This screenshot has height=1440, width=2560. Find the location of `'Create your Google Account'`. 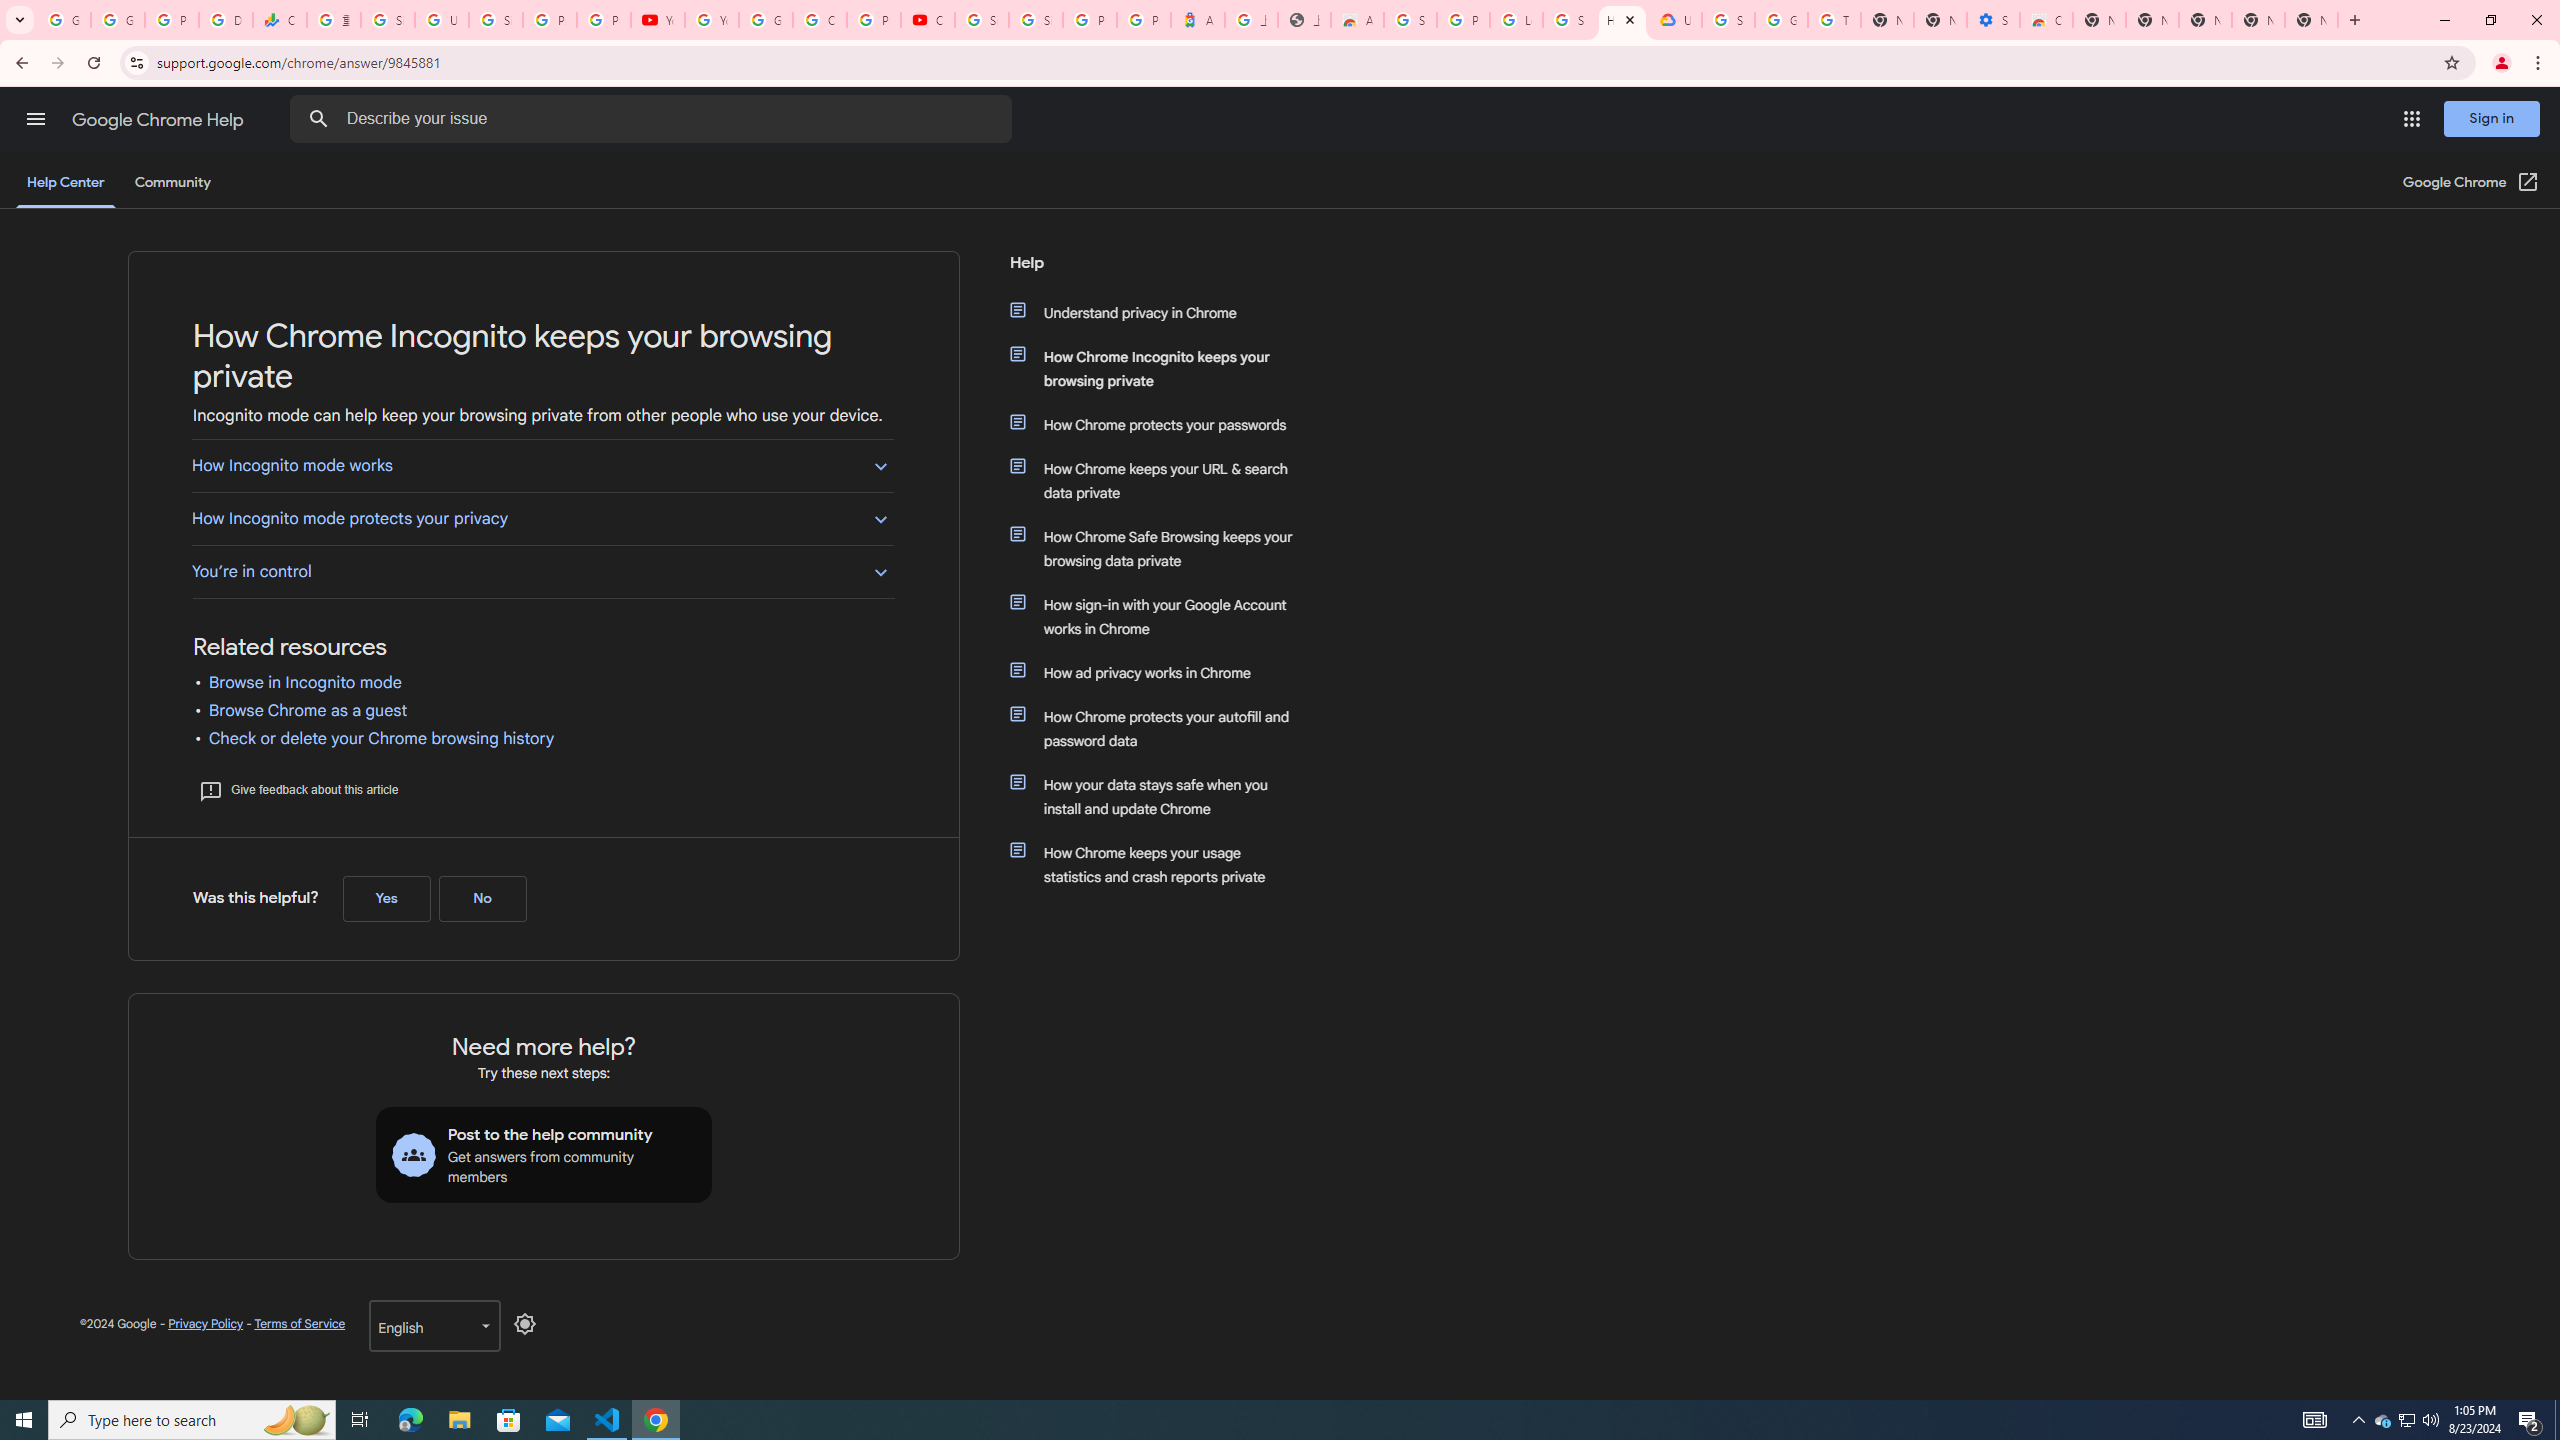

'Create your Google Account' is located at coordinates (819, 19).